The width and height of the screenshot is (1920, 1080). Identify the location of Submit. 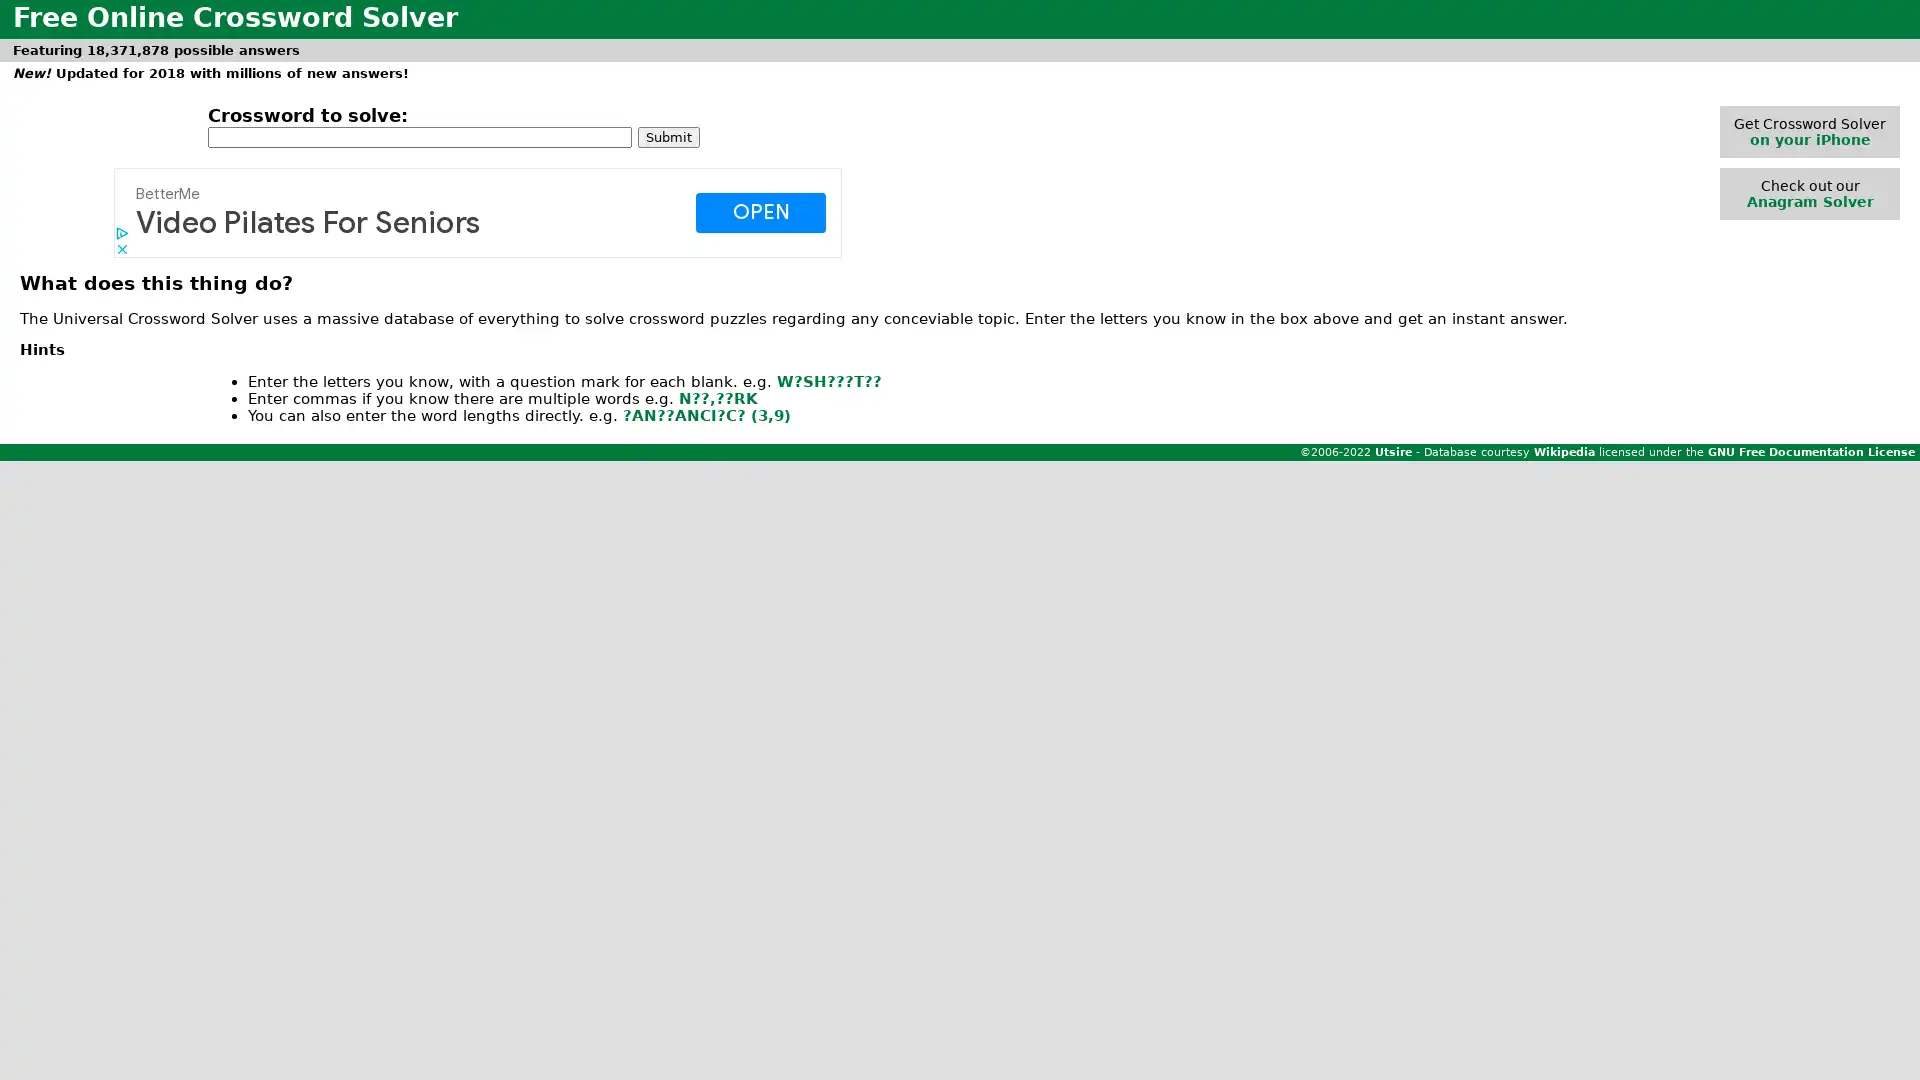
(668, 135).